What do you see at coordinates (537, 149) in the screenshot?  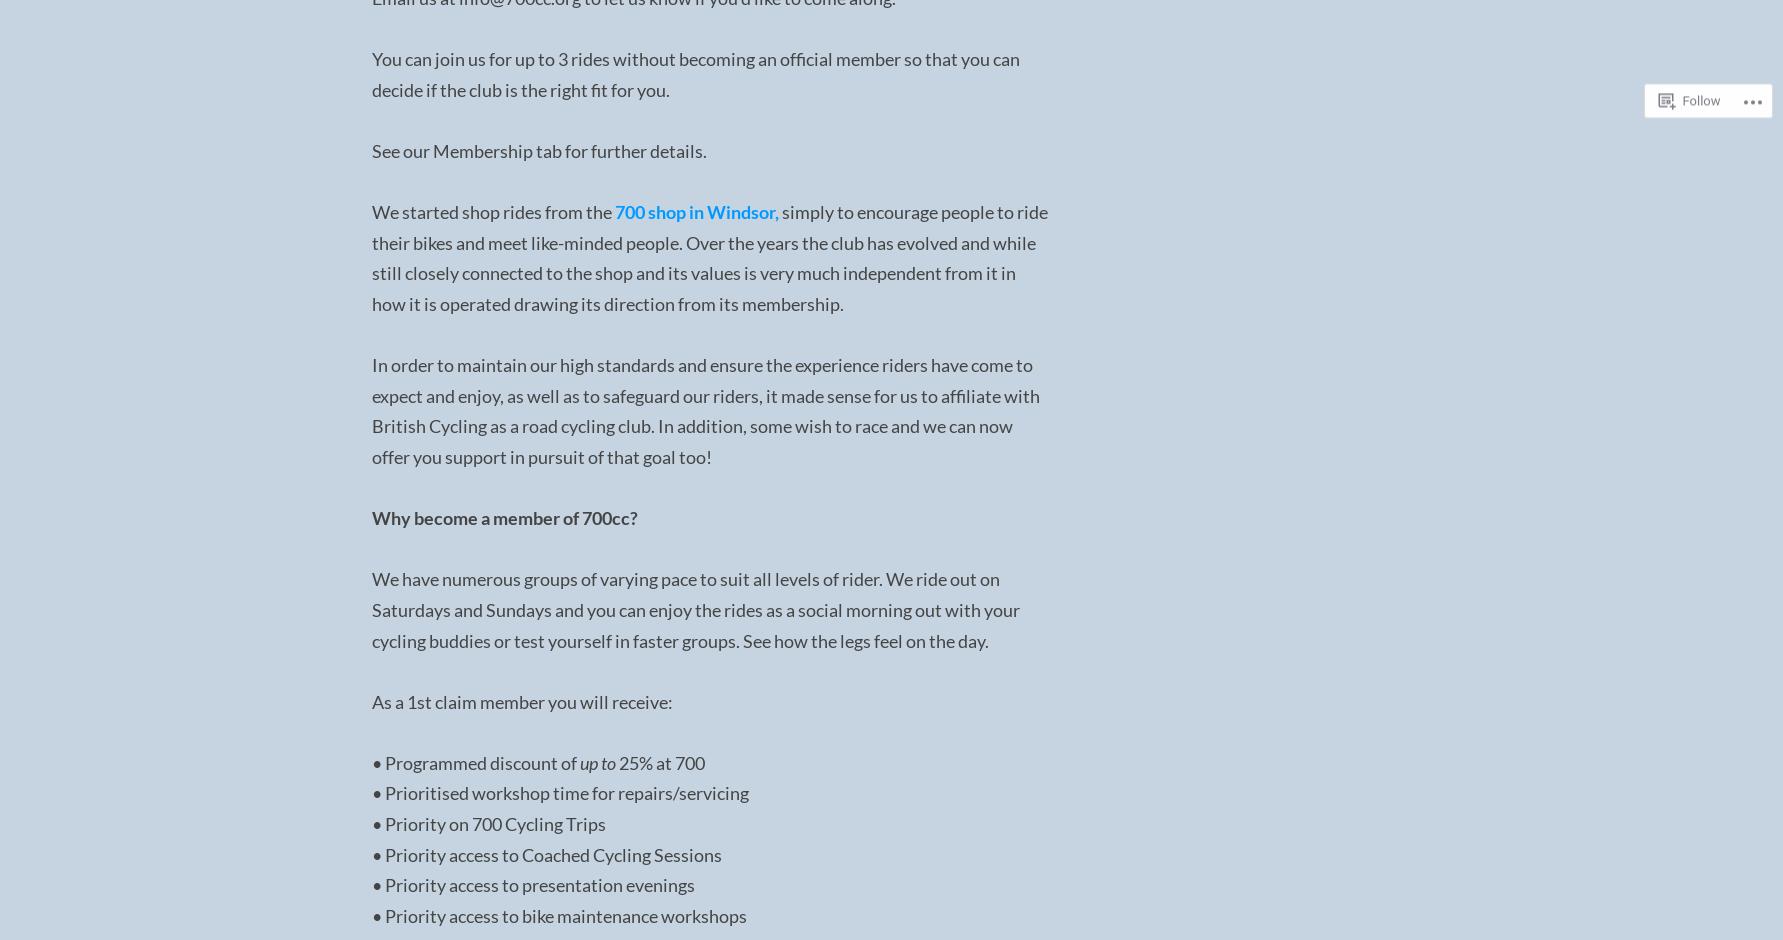 I see `'See our Membership tab for further details.'` at bounding box center [537, 149].